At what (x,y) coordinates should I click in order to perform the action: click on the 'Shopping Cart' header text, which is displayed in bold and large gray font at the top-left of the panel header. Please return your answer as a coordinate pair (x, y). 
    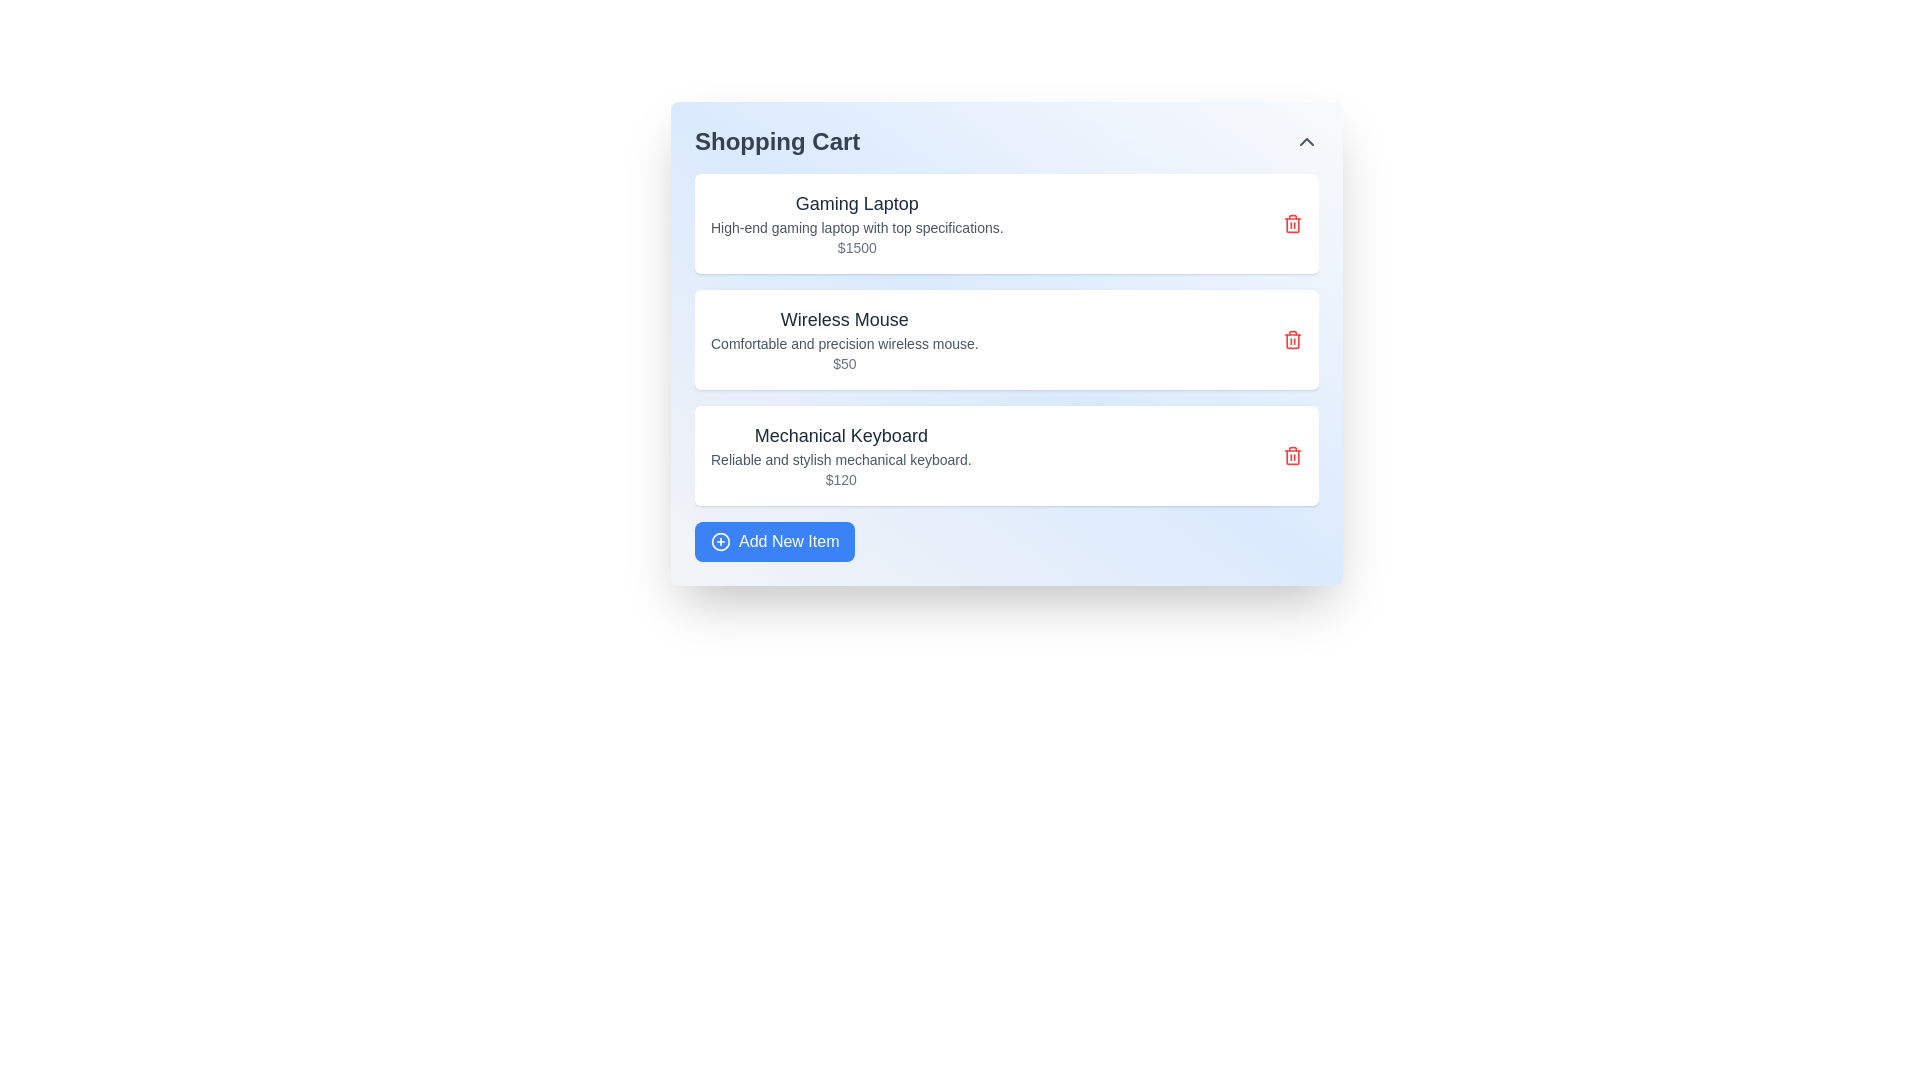
    Looking at the image, I should click on (776, 141).